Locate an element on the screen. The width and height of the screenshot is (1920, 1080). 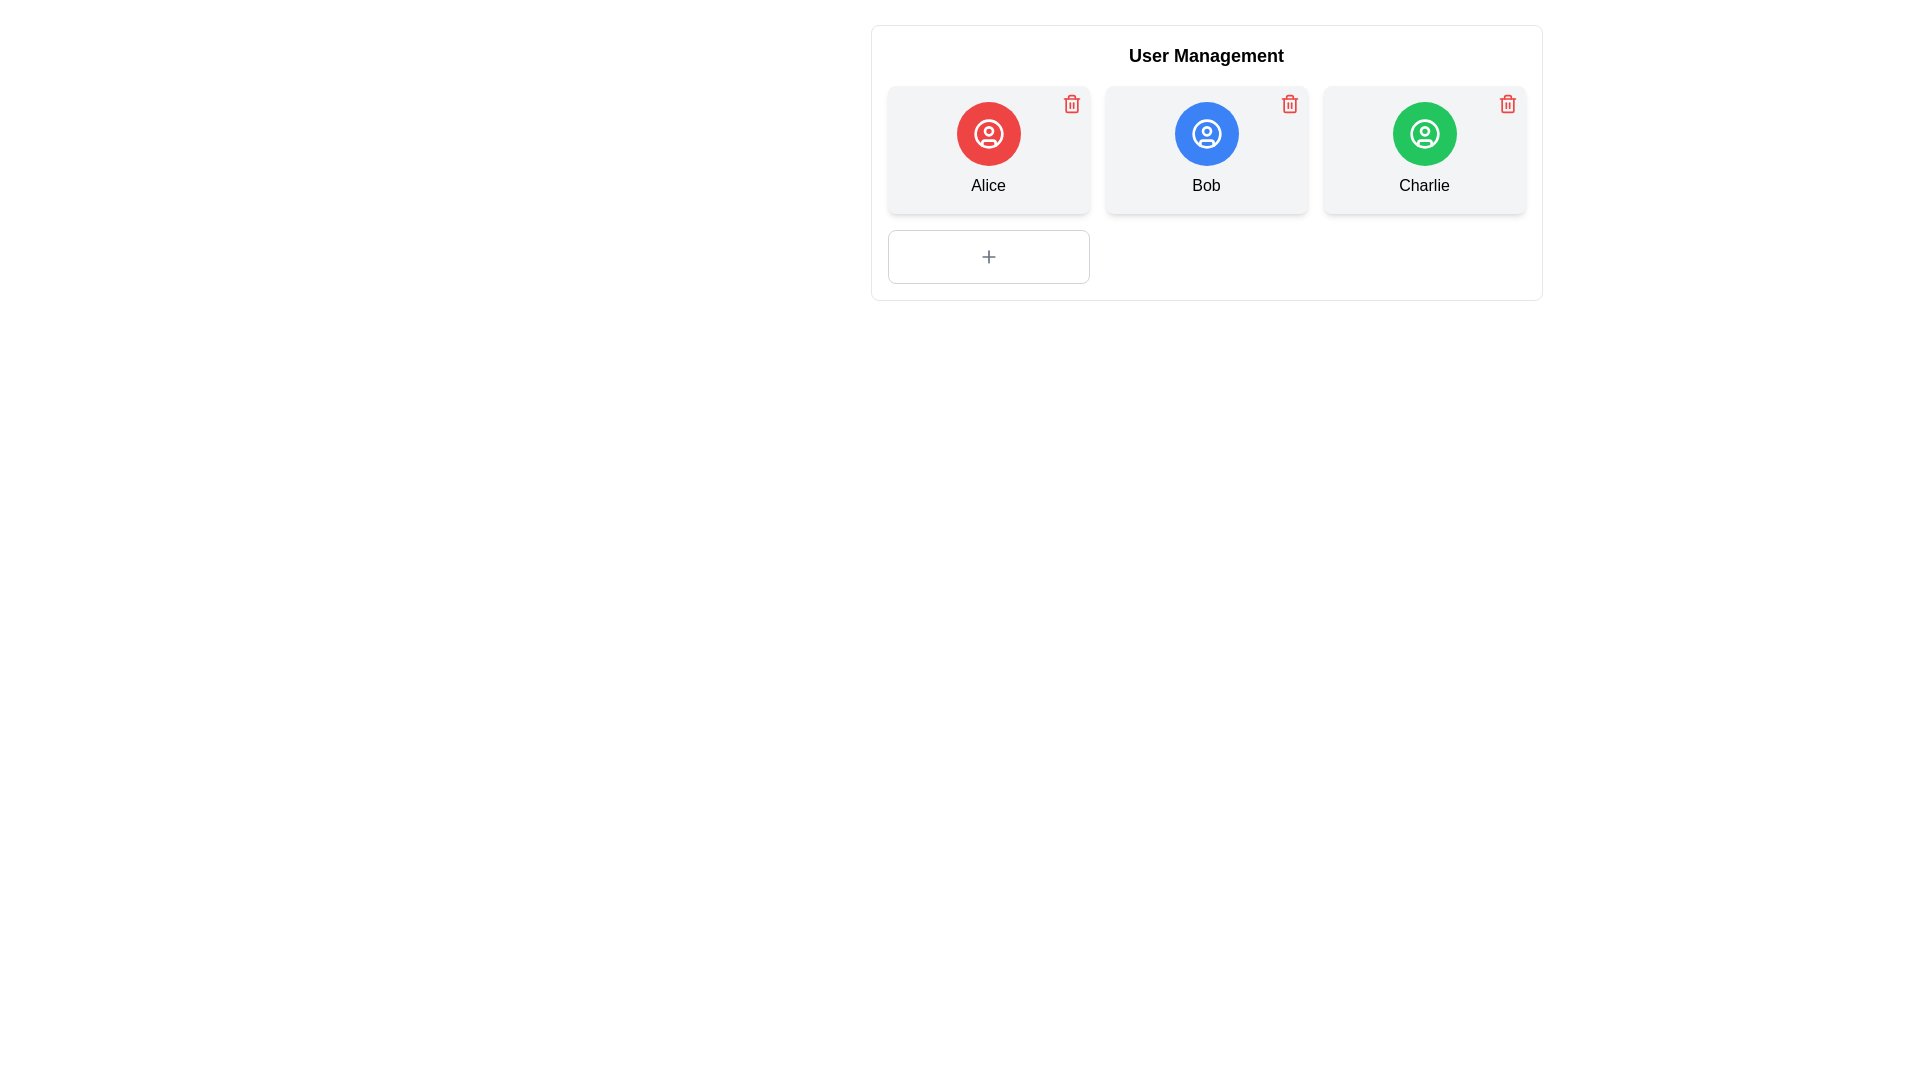
the delete button located in the top-right corner of the user information card for 'Bob' to observe hover state changes is located at coordinates (1289, 104).